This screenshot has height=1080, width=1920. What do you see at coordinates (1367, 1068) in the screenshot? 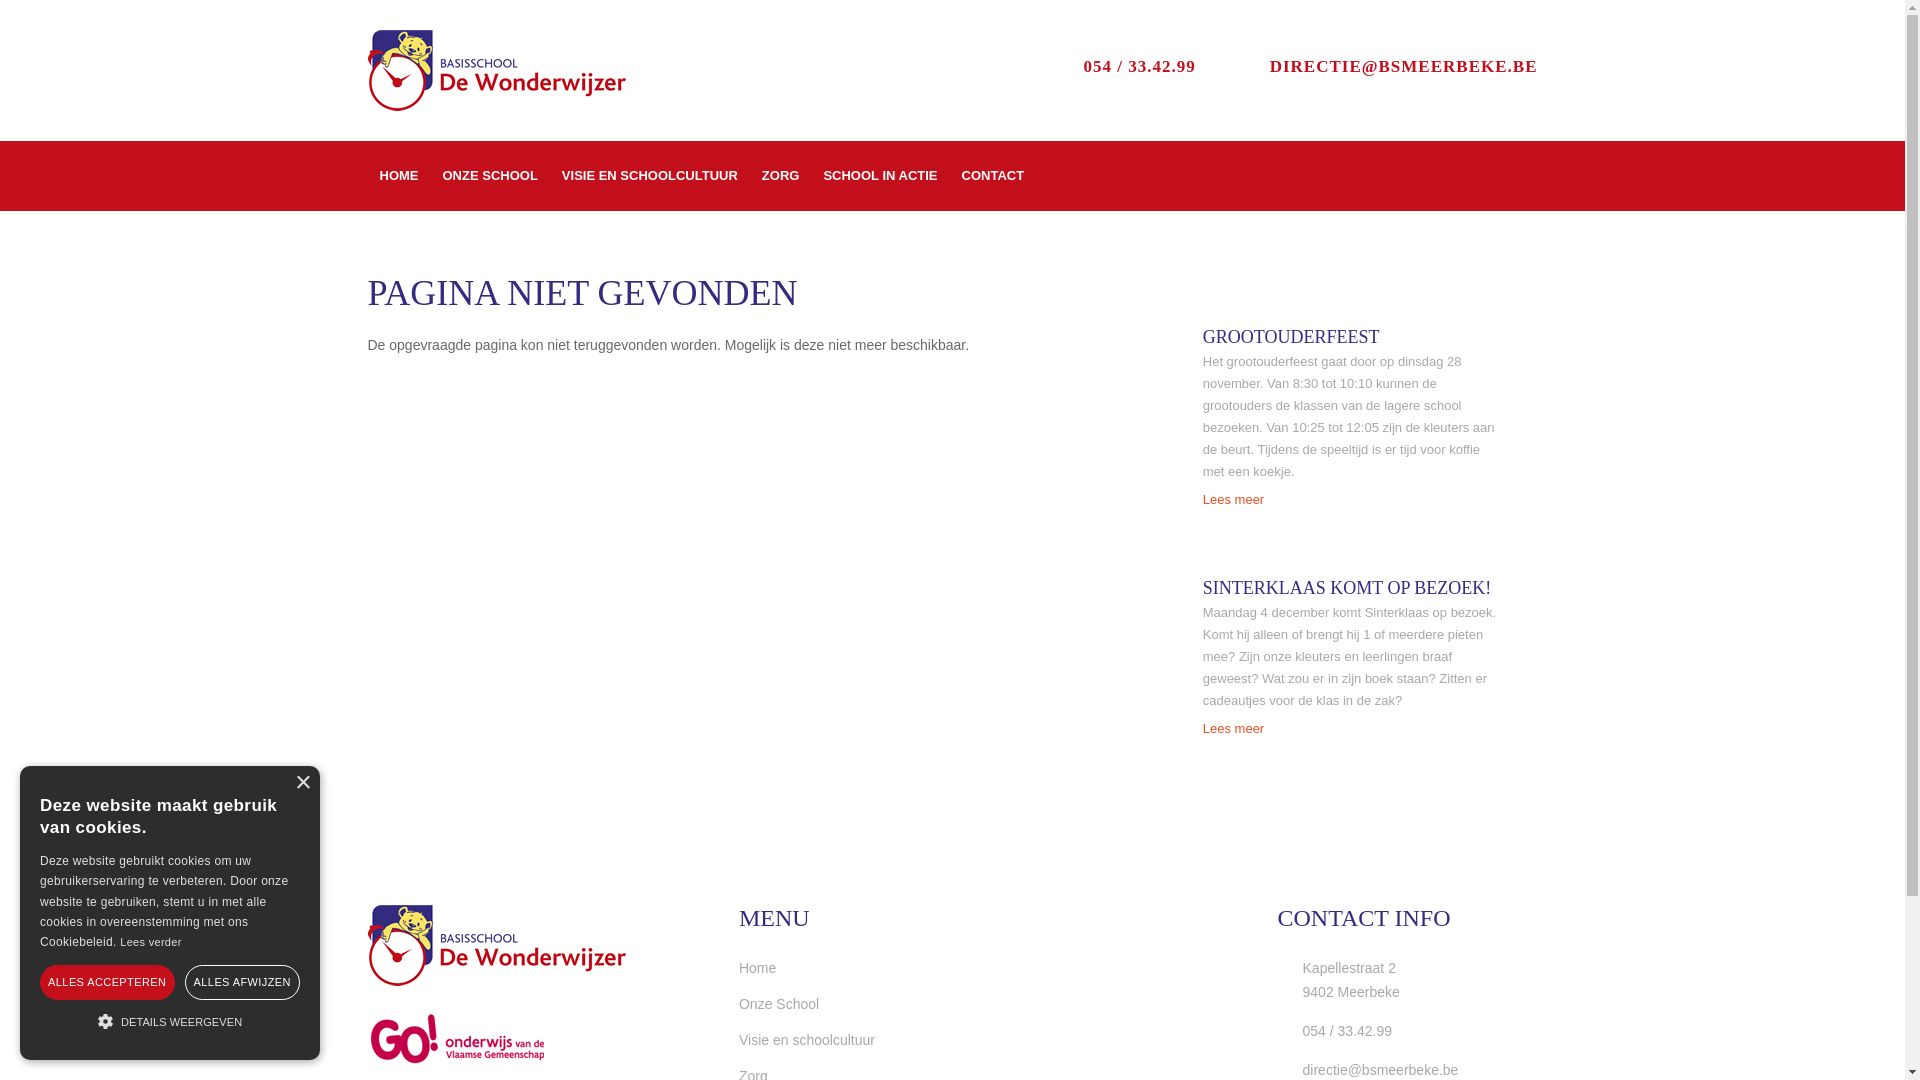
I see `'directie@bsmeerbeke.be'` at bounding box center [1367, 1068].